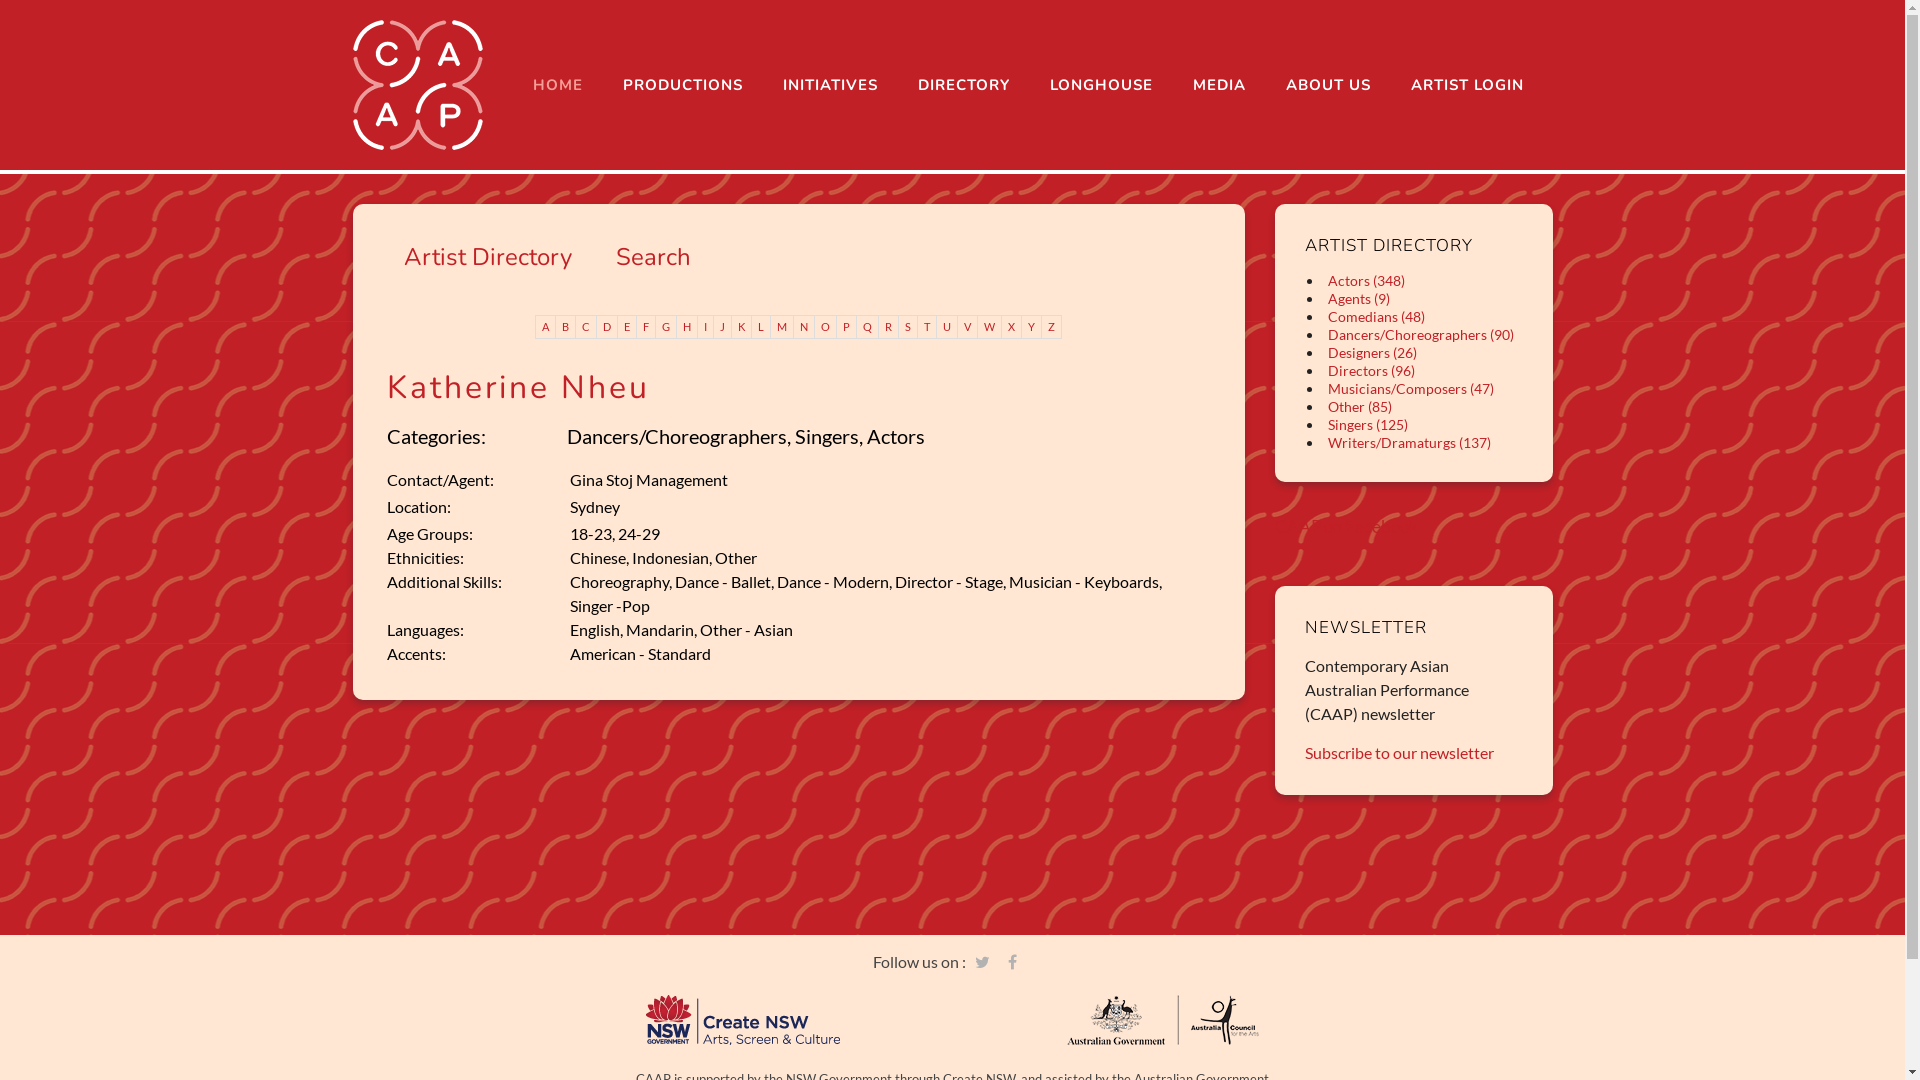 Image resolution: width=1920 pixels, height=1080 pixels. What do you see at coordinates (1032, 326) in the screenshot?
I see `'Y'` at bounding box center [1032, 326].